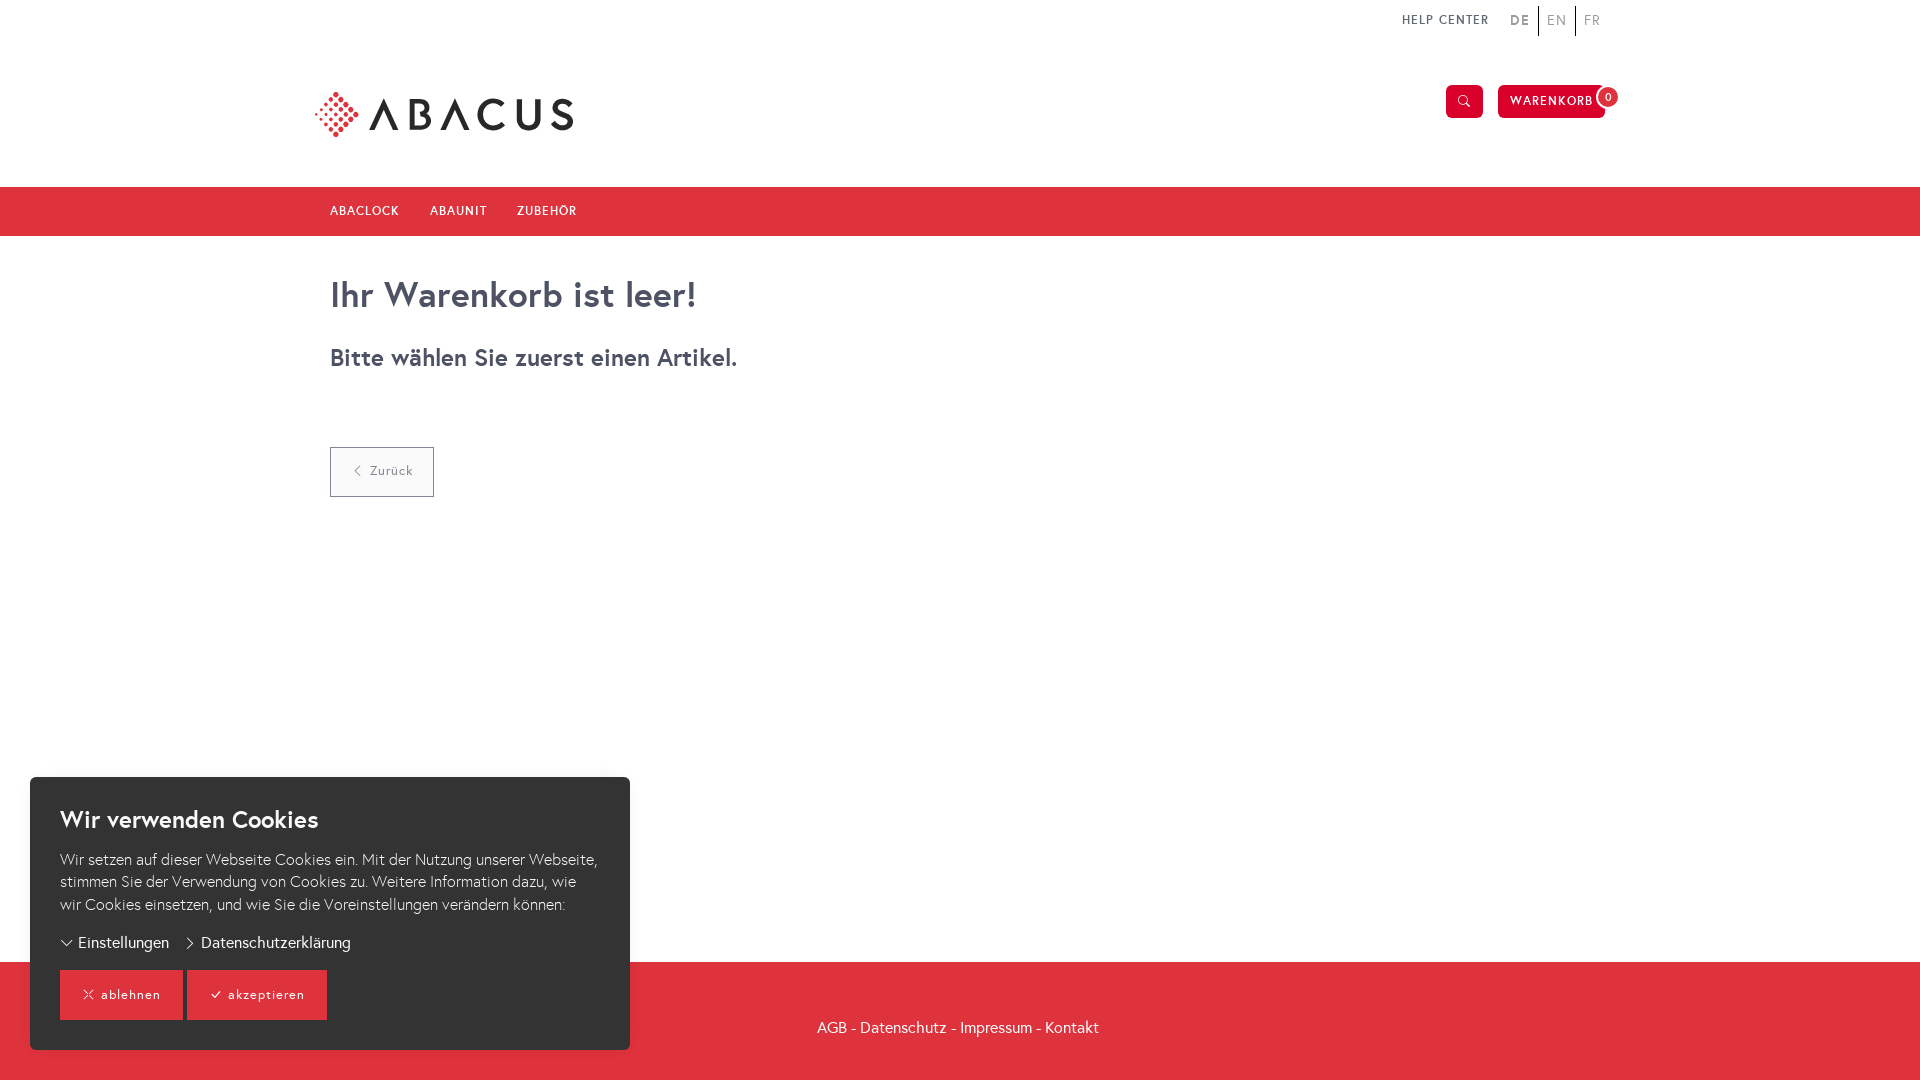 The height and width of the screenshot is (1080, 1920). Describe the element at coordinates (960, 1027) in the screenshot. I see `'Impressum'` at that location.